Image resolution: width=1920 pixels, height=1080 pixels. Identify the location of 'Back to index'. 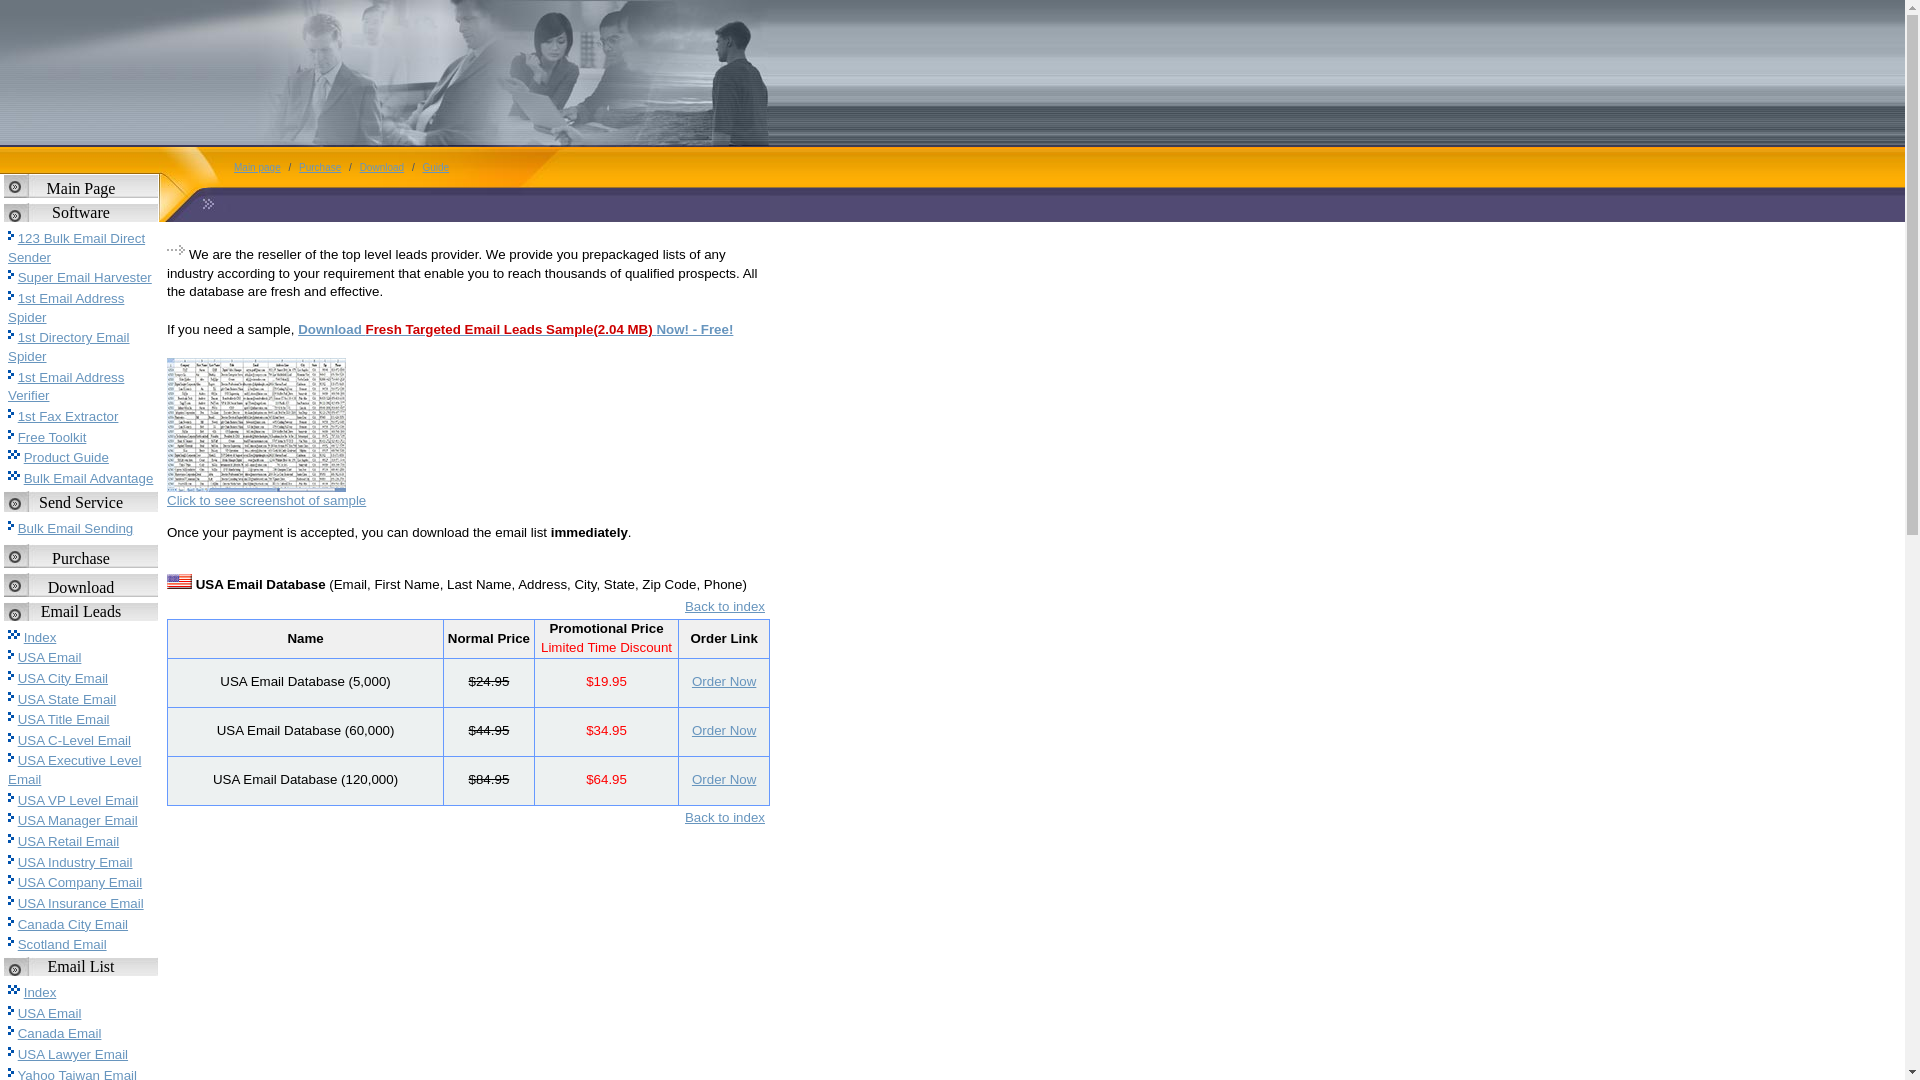
(685, 605).